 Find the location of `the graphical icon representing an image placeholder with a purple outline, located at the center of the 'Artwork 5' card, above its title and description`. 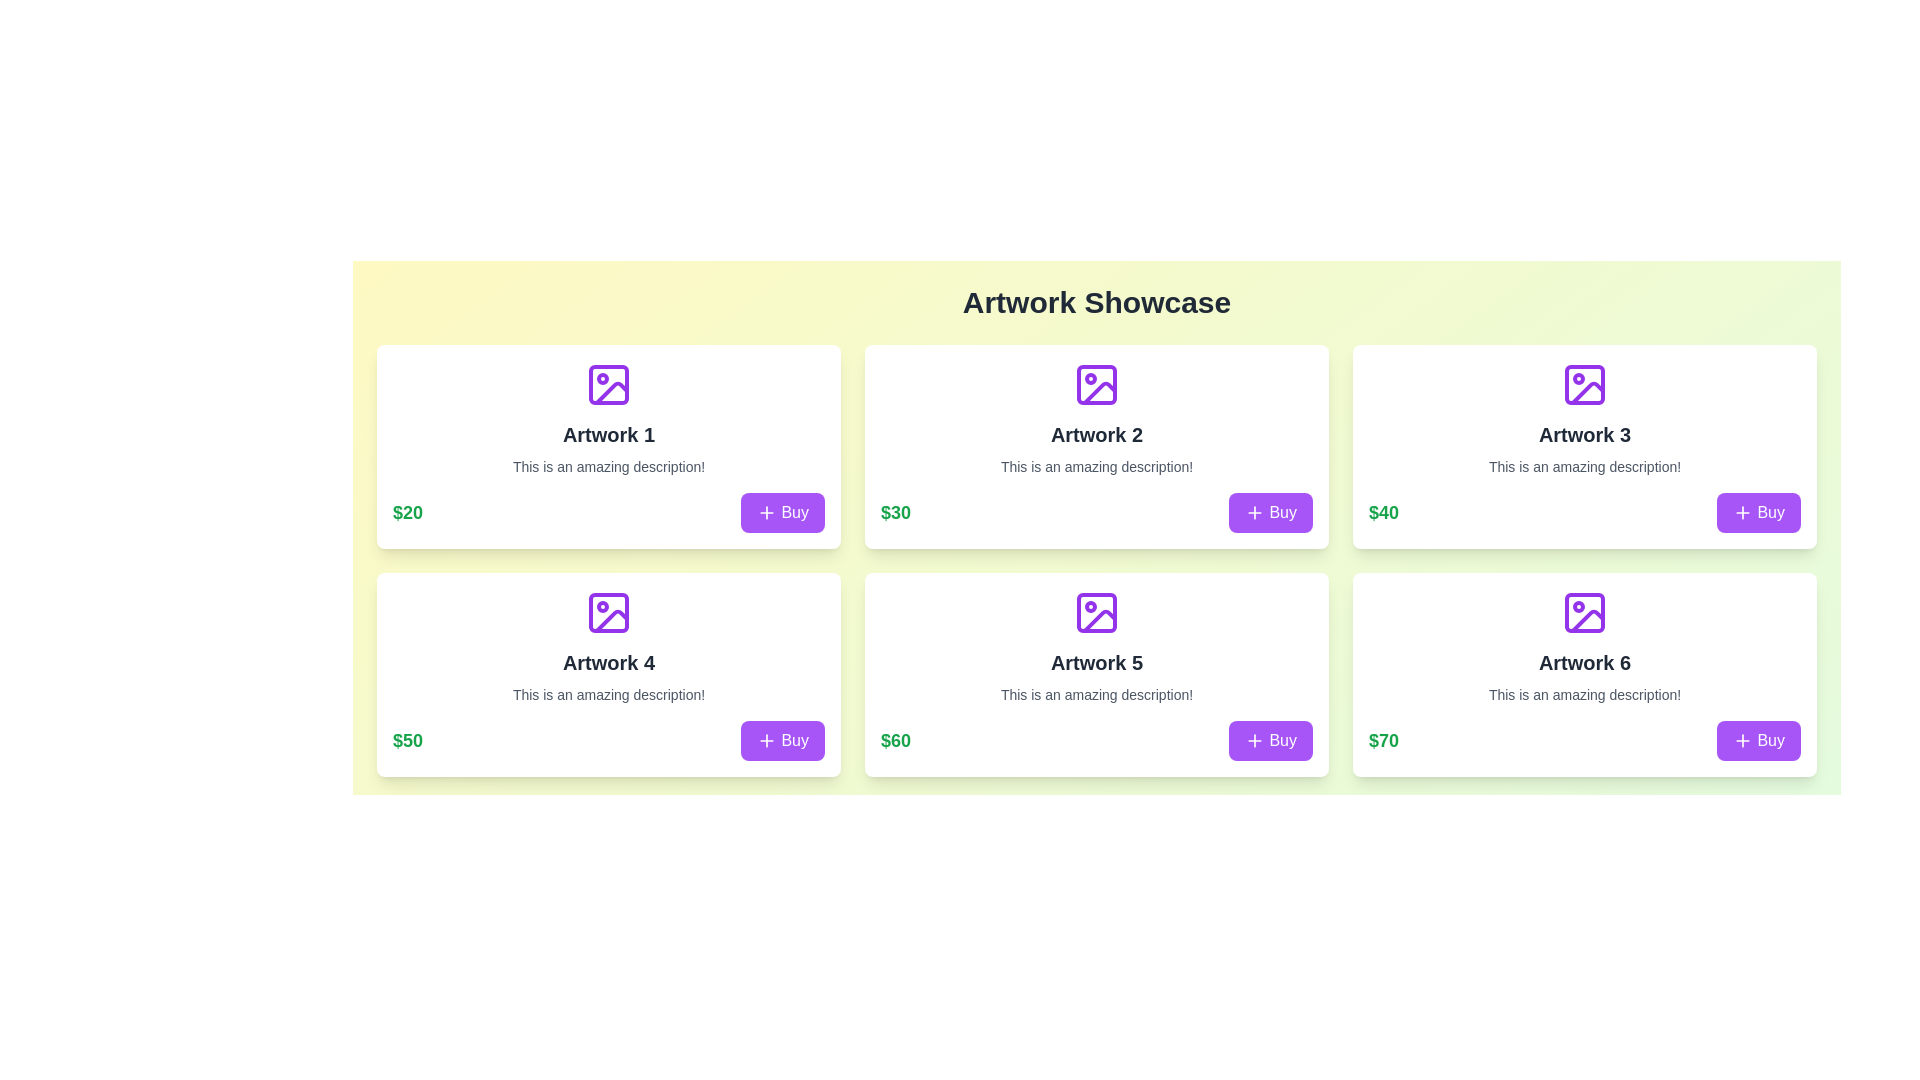

the graphical icon representing an image placeholder with a purple outline, located at the center of the 'Artwork 5' card, above its title and description is located at coordinates (1096, 612).